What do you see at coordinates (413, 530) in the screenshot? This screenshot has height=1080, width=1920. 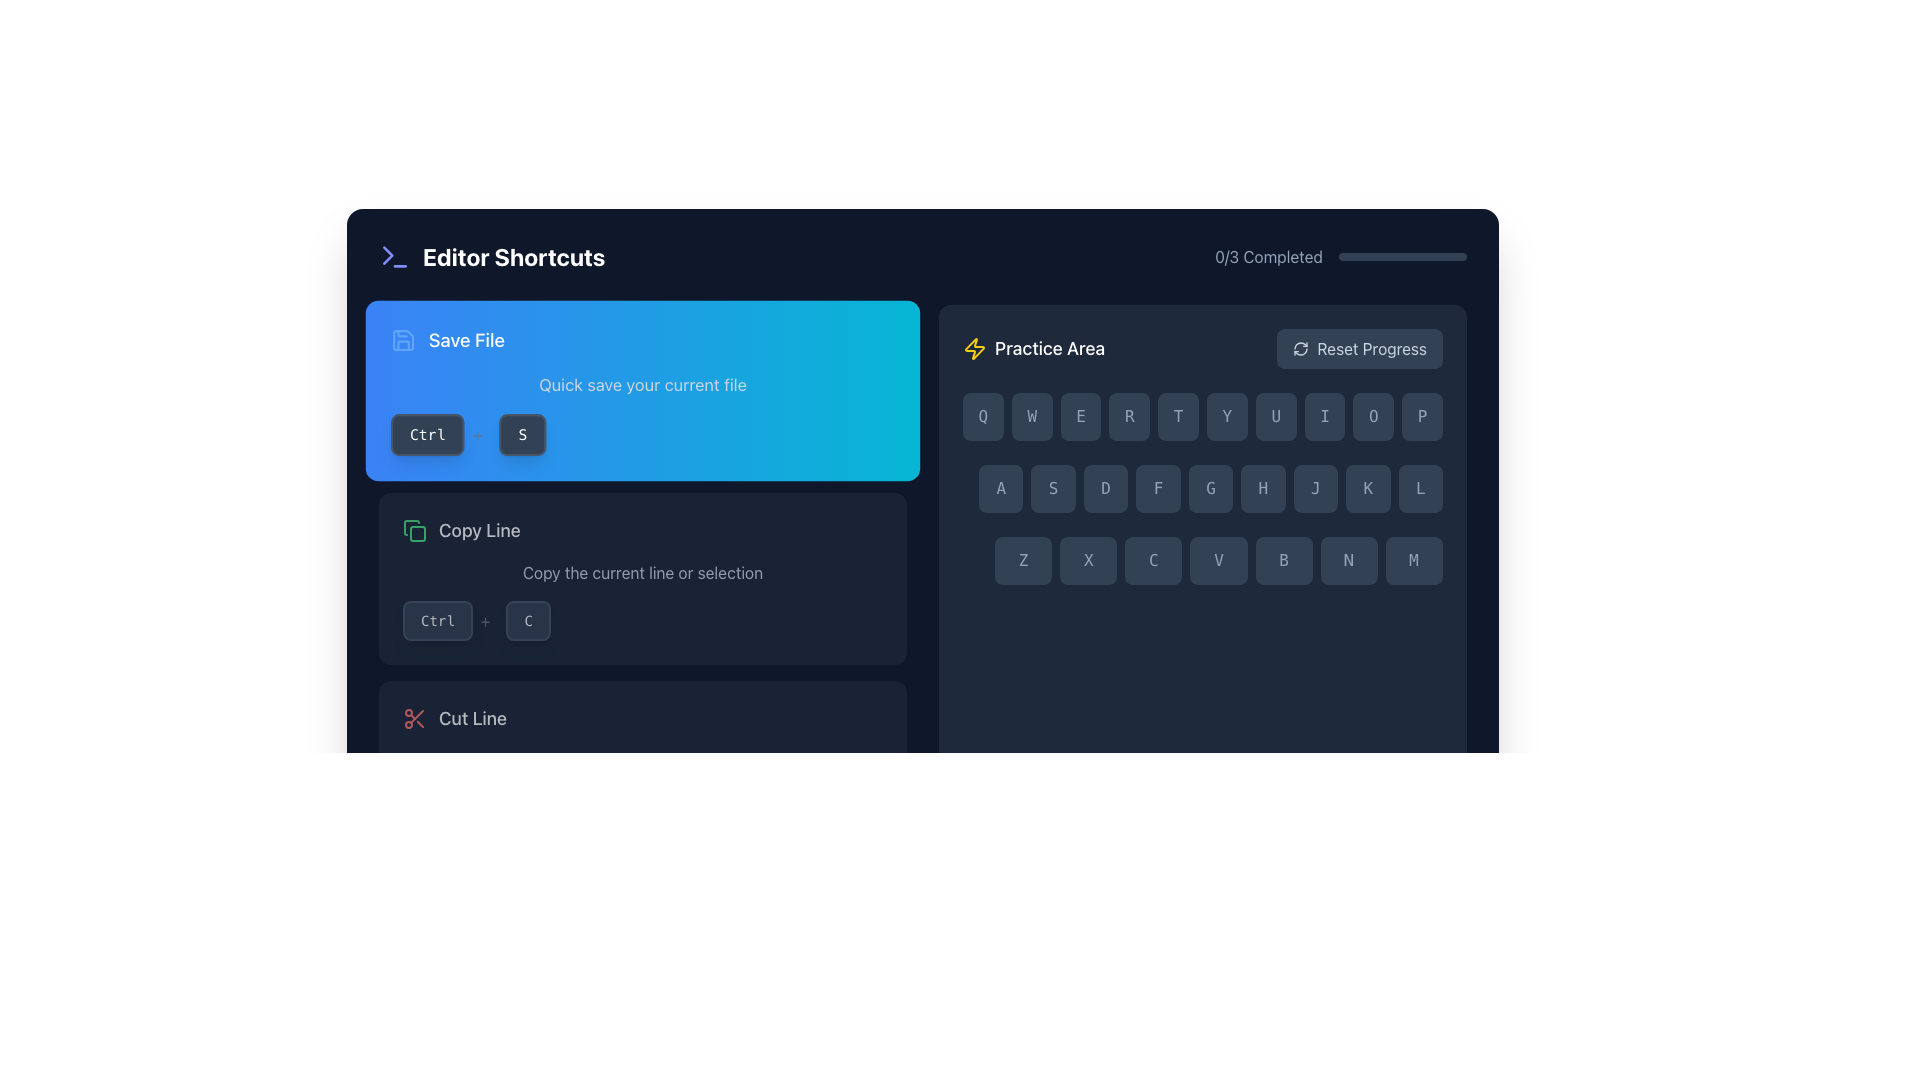 I see `the green copy icon located to the left of the 'Copy Line' label` at bounding box center [413, 530].